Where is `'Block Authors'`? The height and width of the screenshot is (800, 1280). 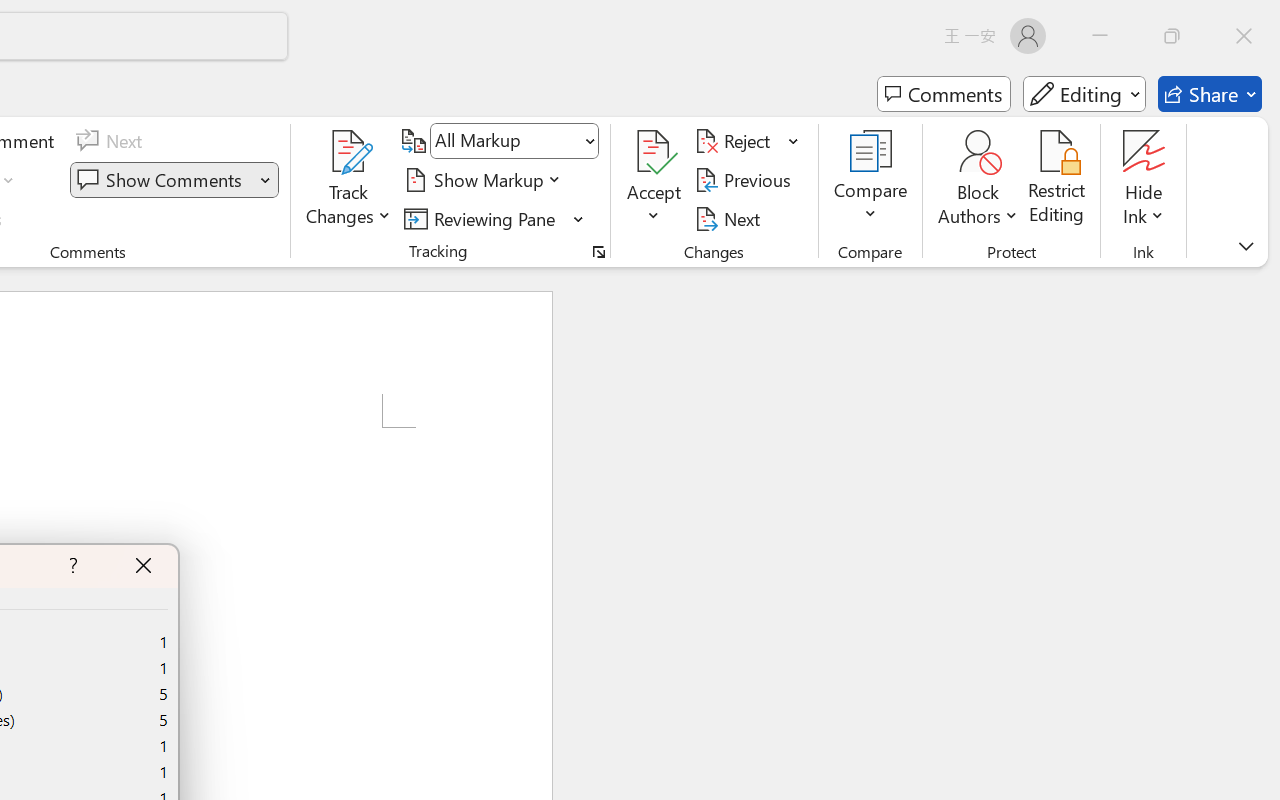 'Block Authors' is located at coordinates (977, 179).